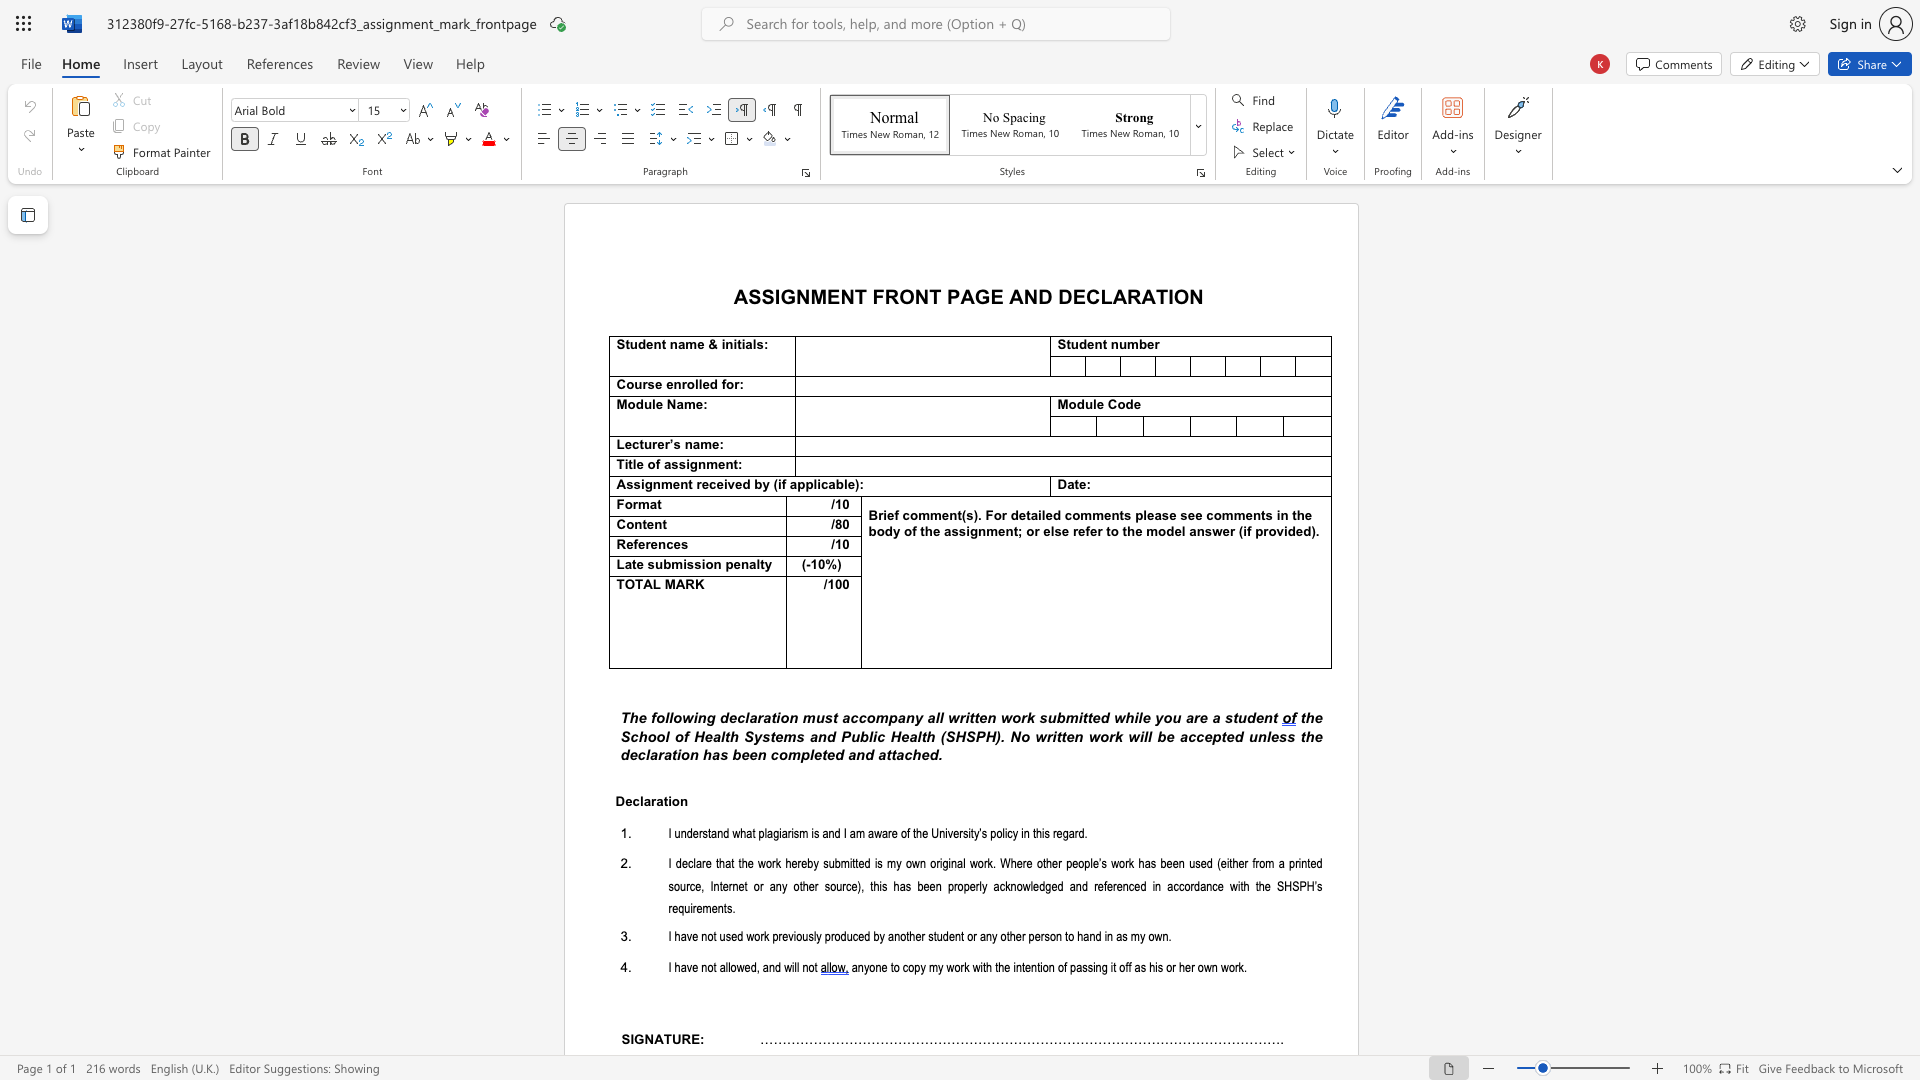  What do you see at coordinates (1128, 343) in the screenshot?
I see `the space between the continuous character "u" and "m" in the text` at bounding box center [1128, 343].